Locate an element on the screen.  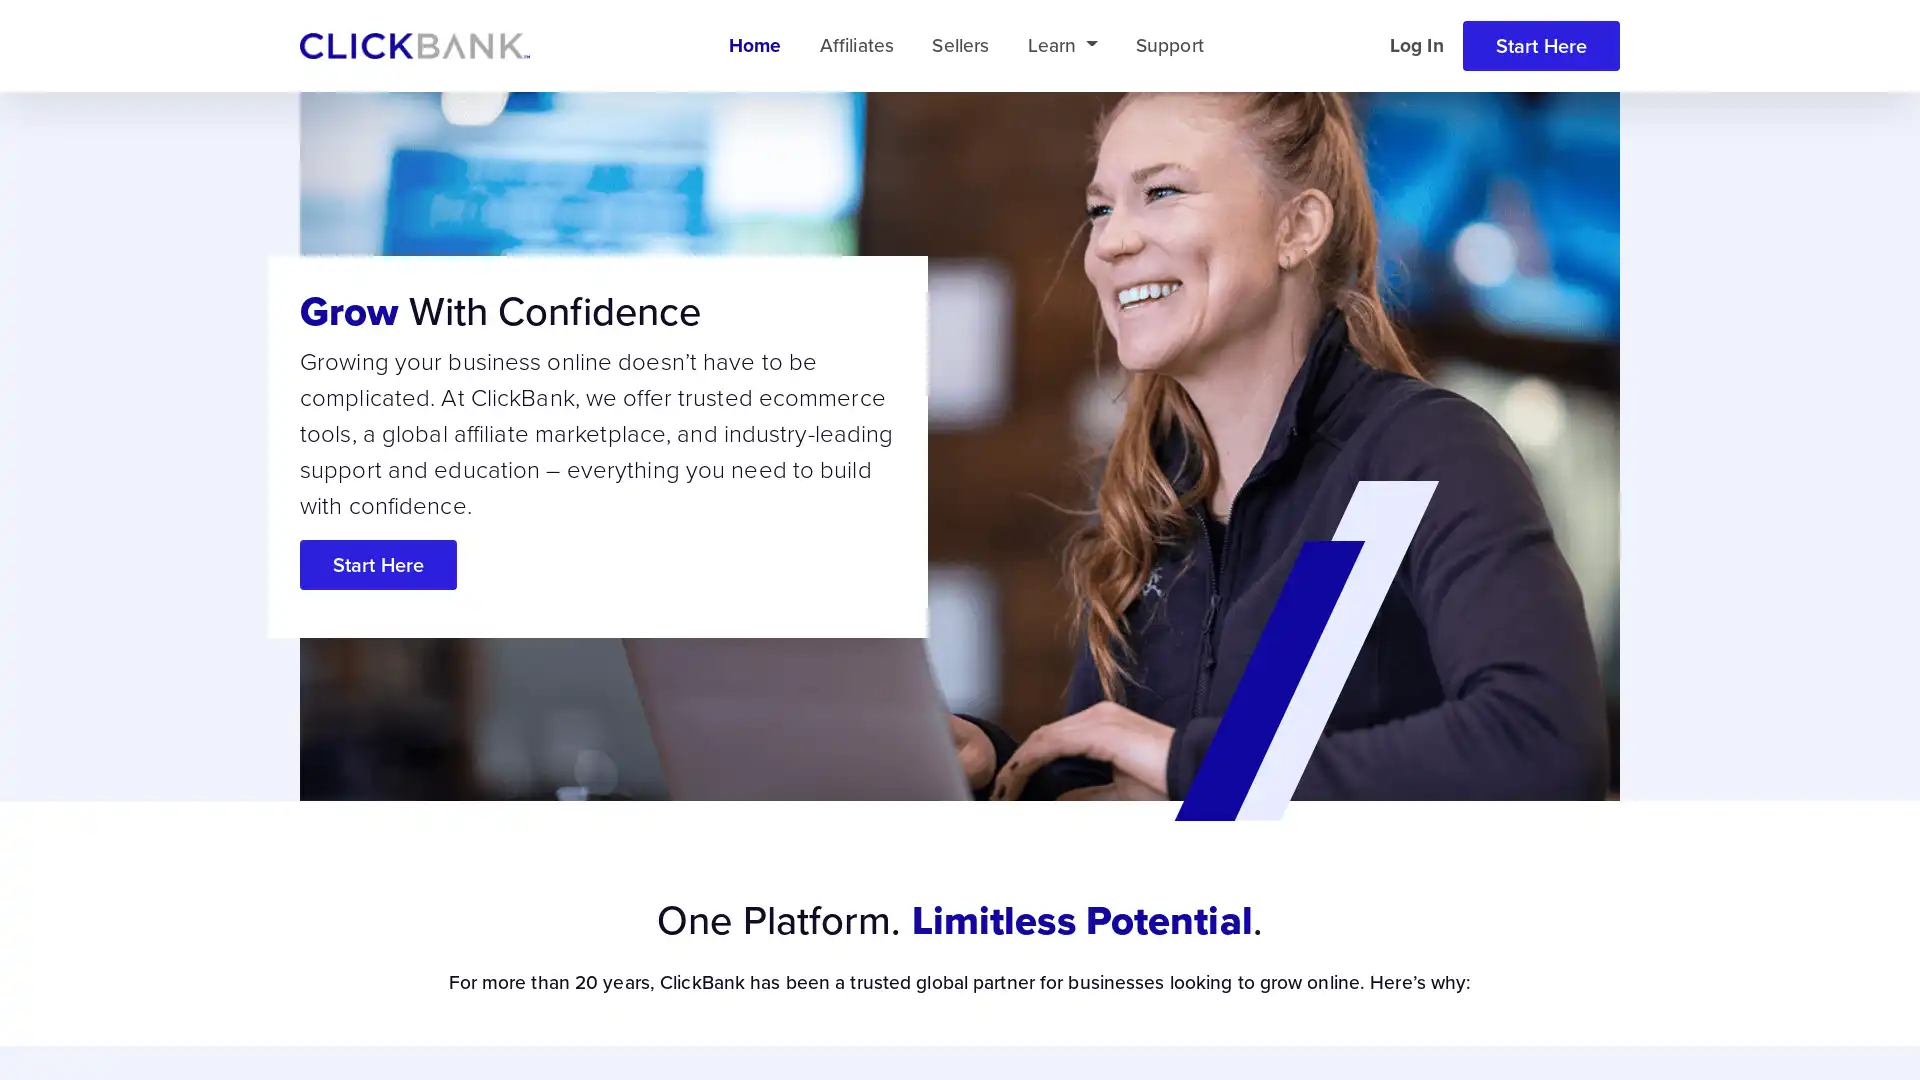
Start Here is located at coordinates (378, 563).